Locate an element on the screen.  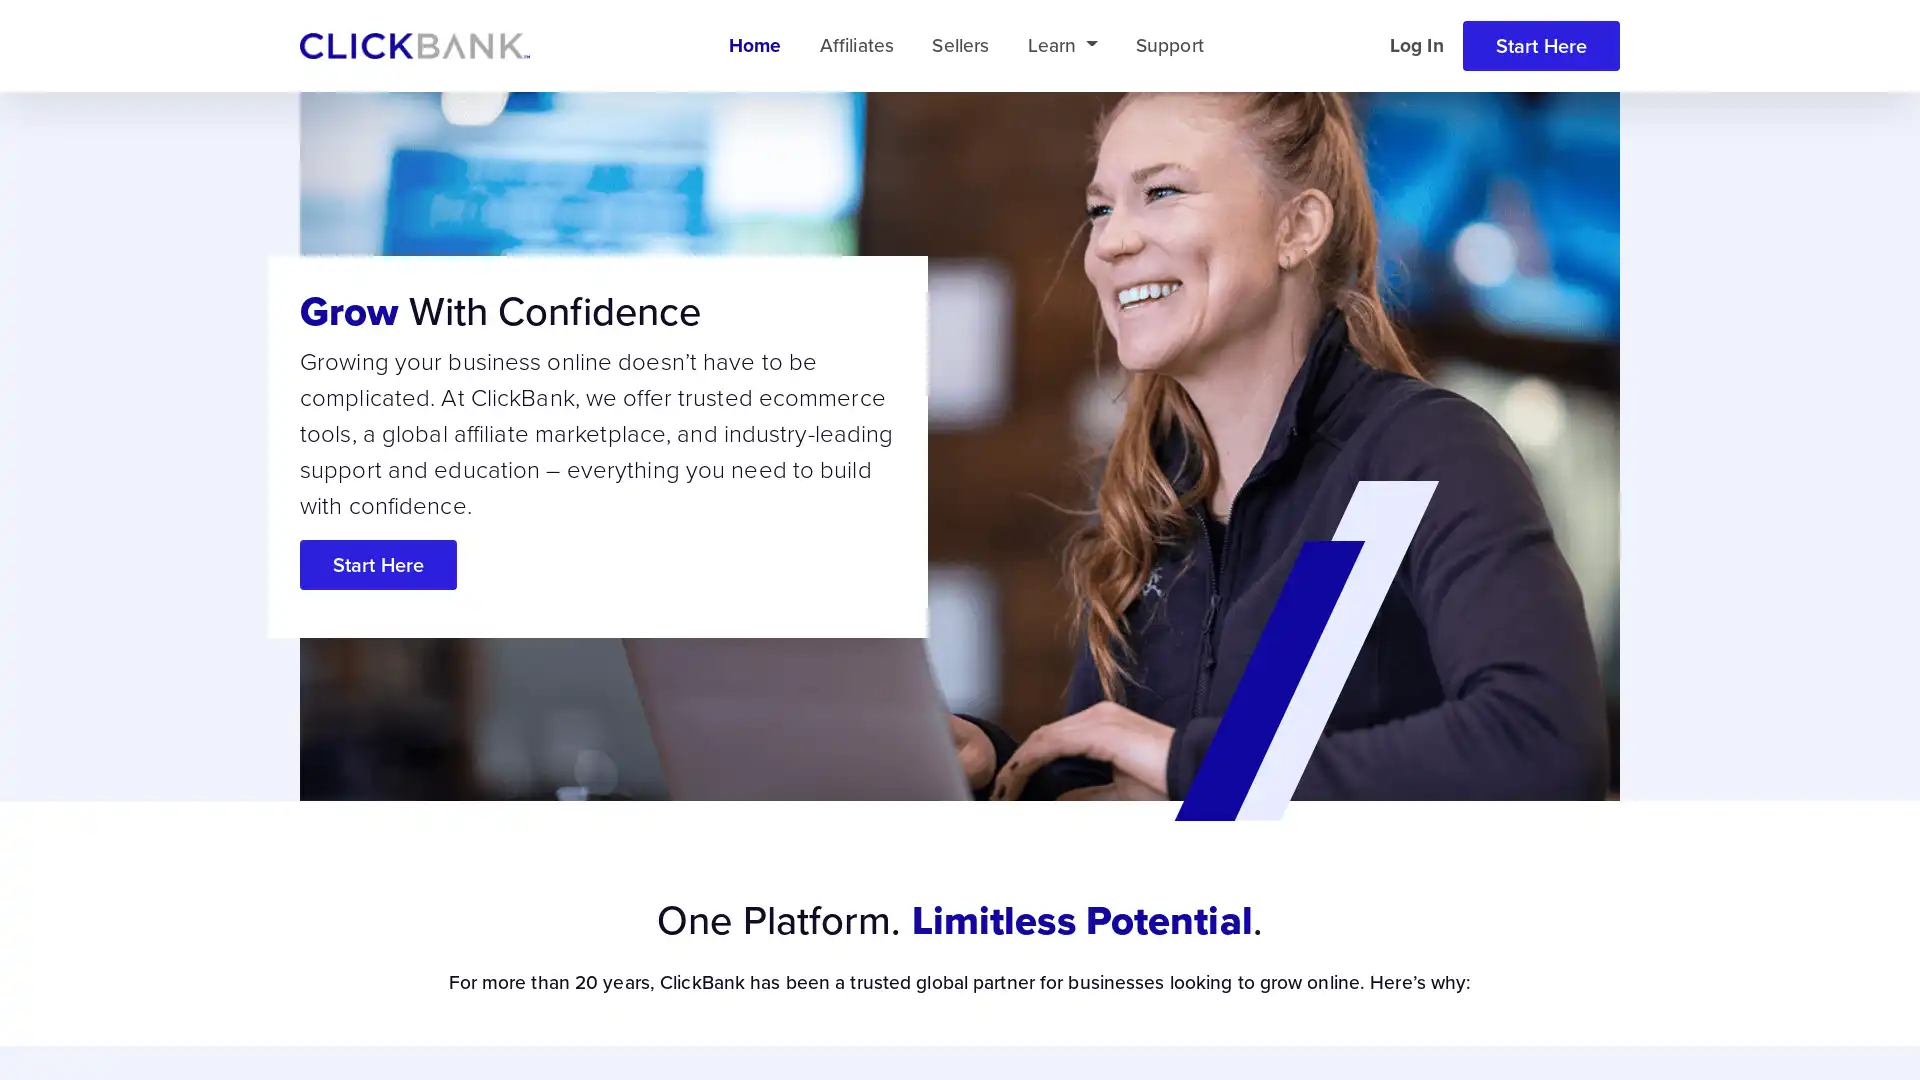
Start Here is located at coordinates (378, 563).